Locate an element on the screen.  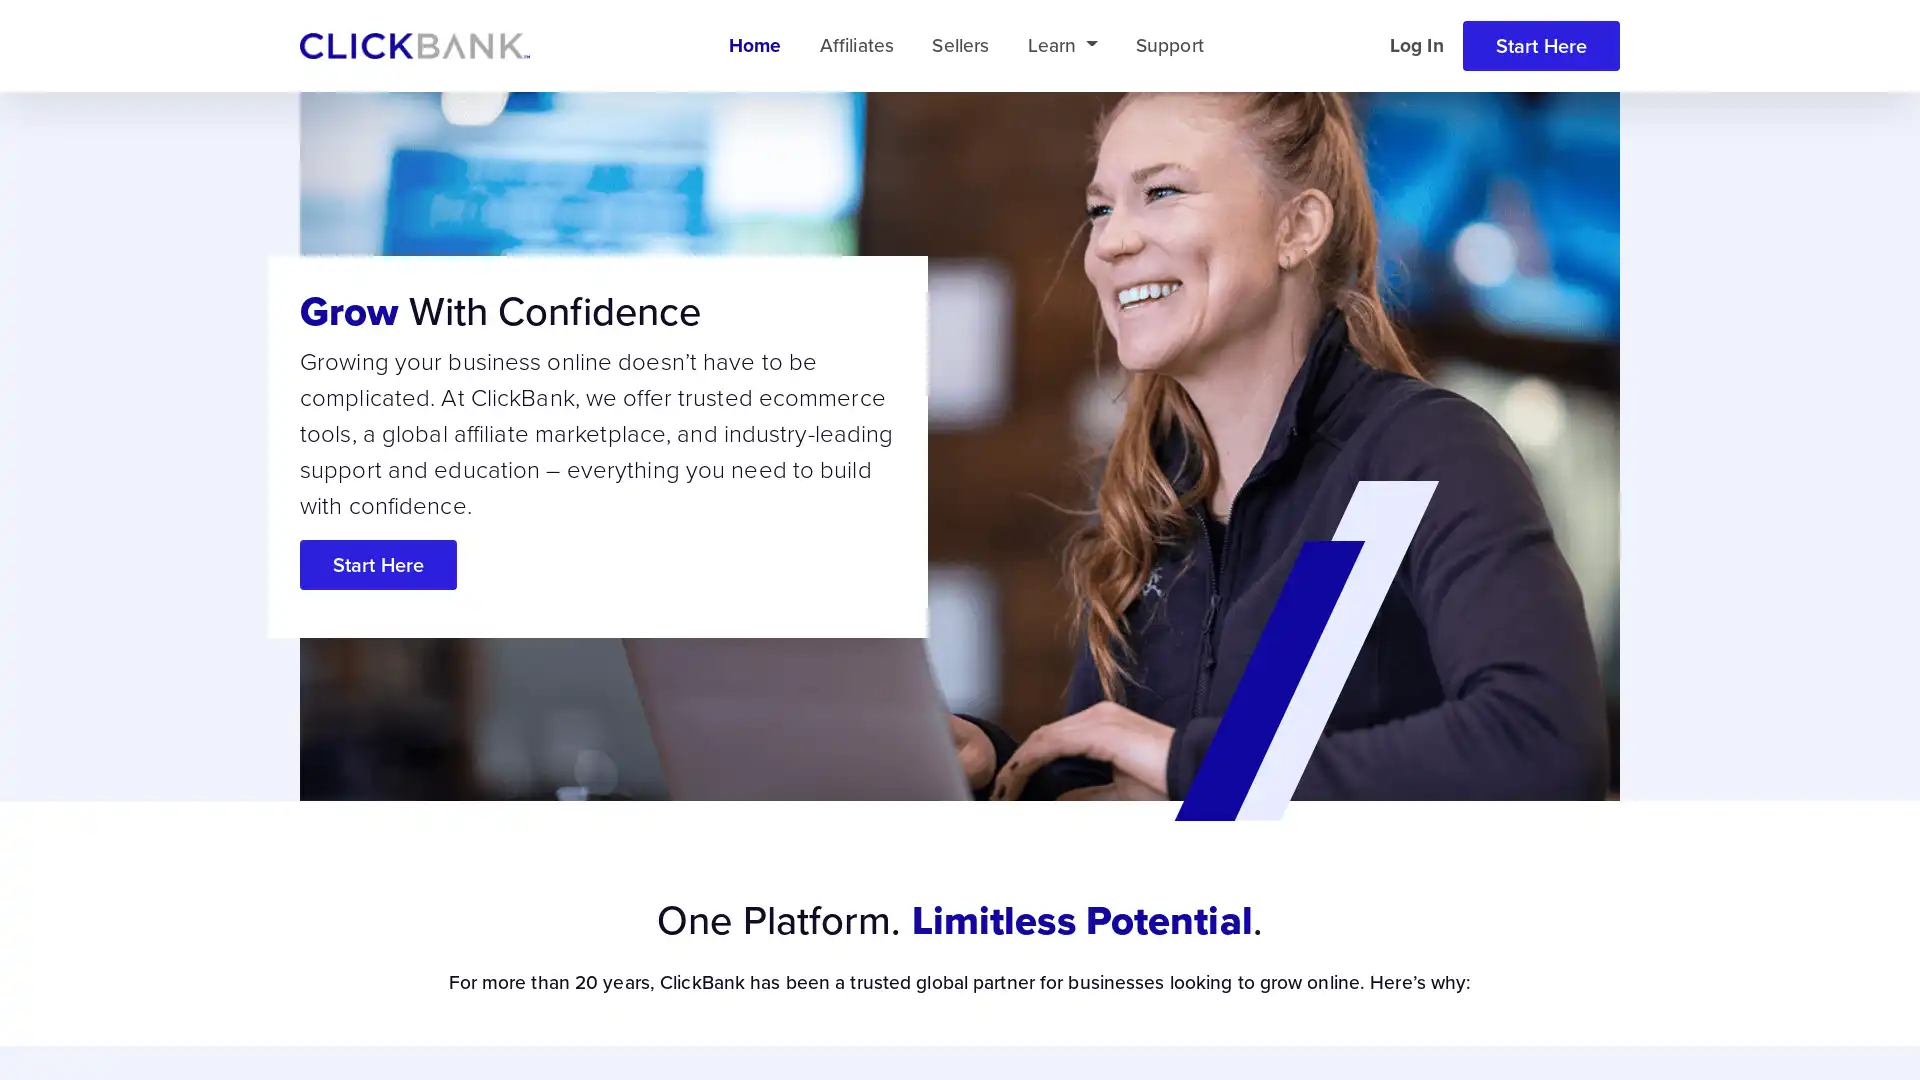
Start Here is located at coordinates (378, 563).